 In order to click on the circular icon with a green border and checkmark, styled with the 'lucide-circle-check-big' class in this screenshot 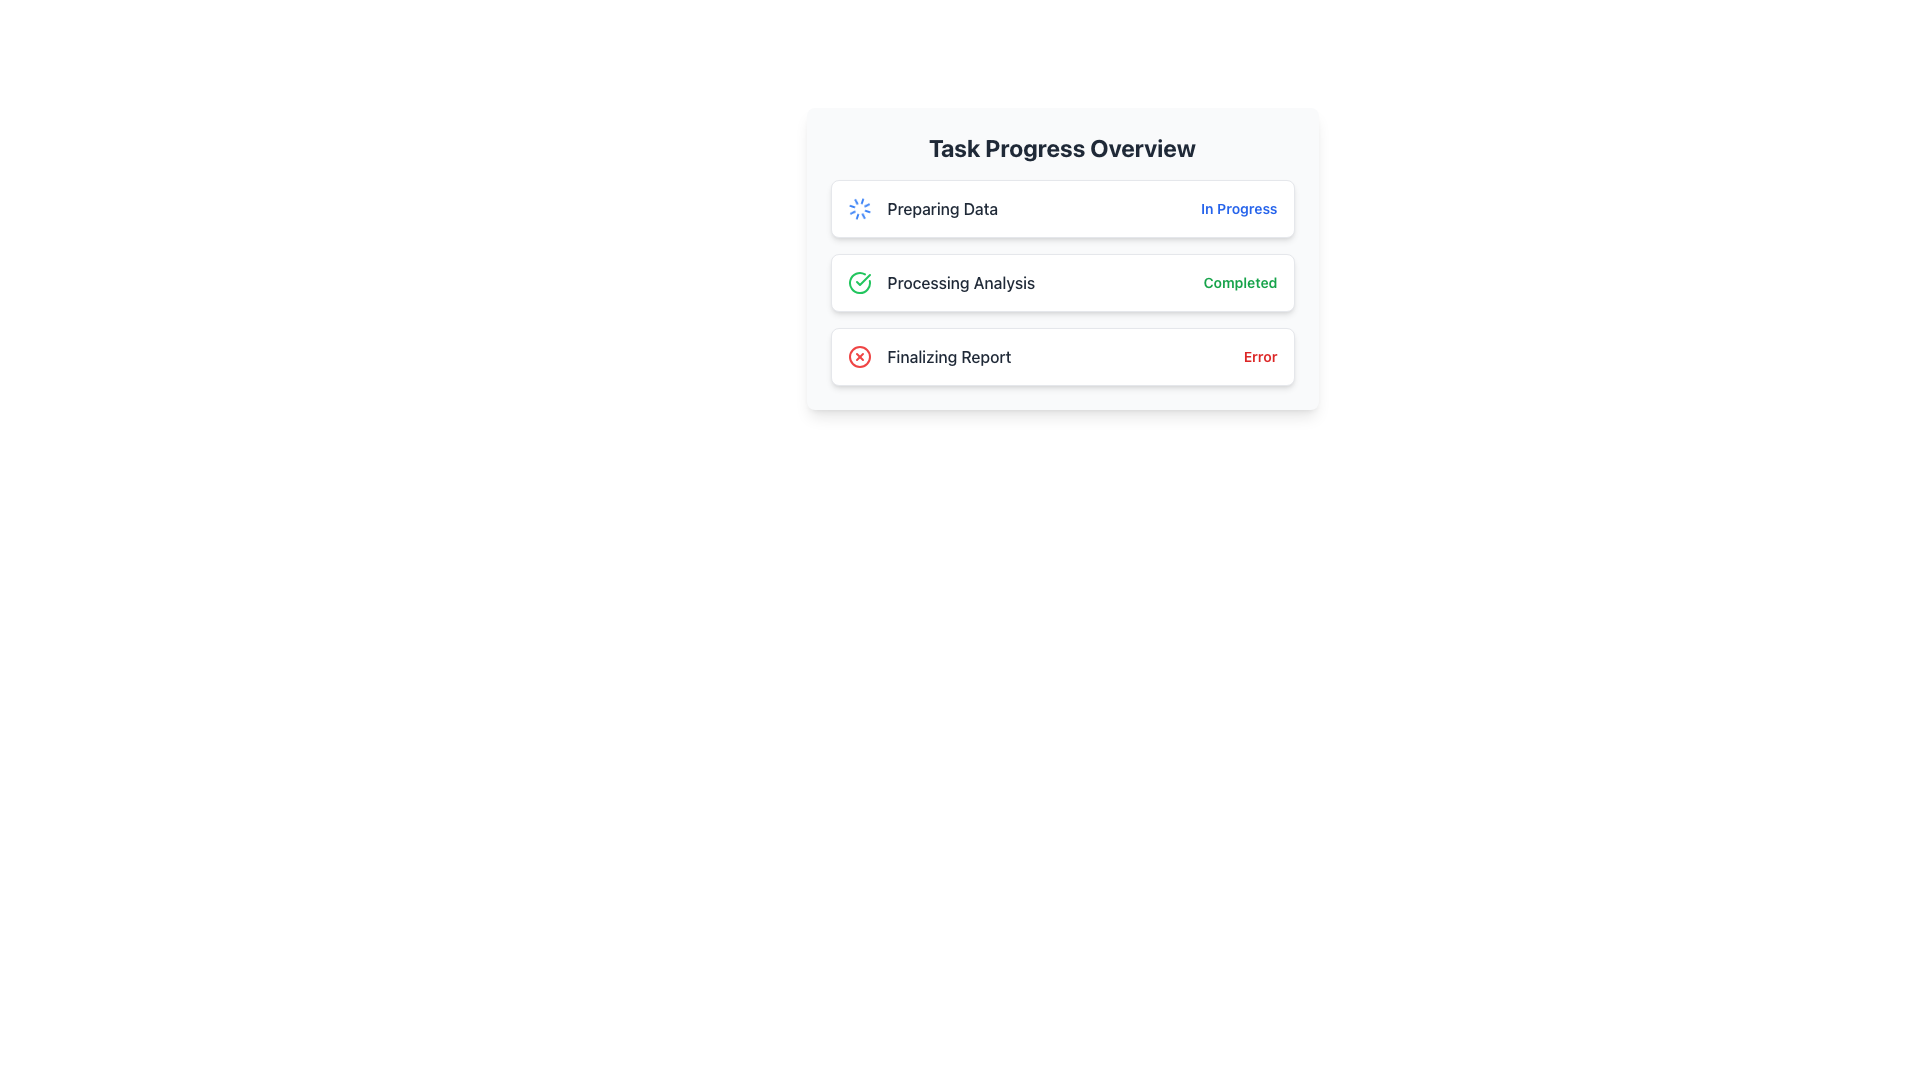, I will do `click(859, 282)`.